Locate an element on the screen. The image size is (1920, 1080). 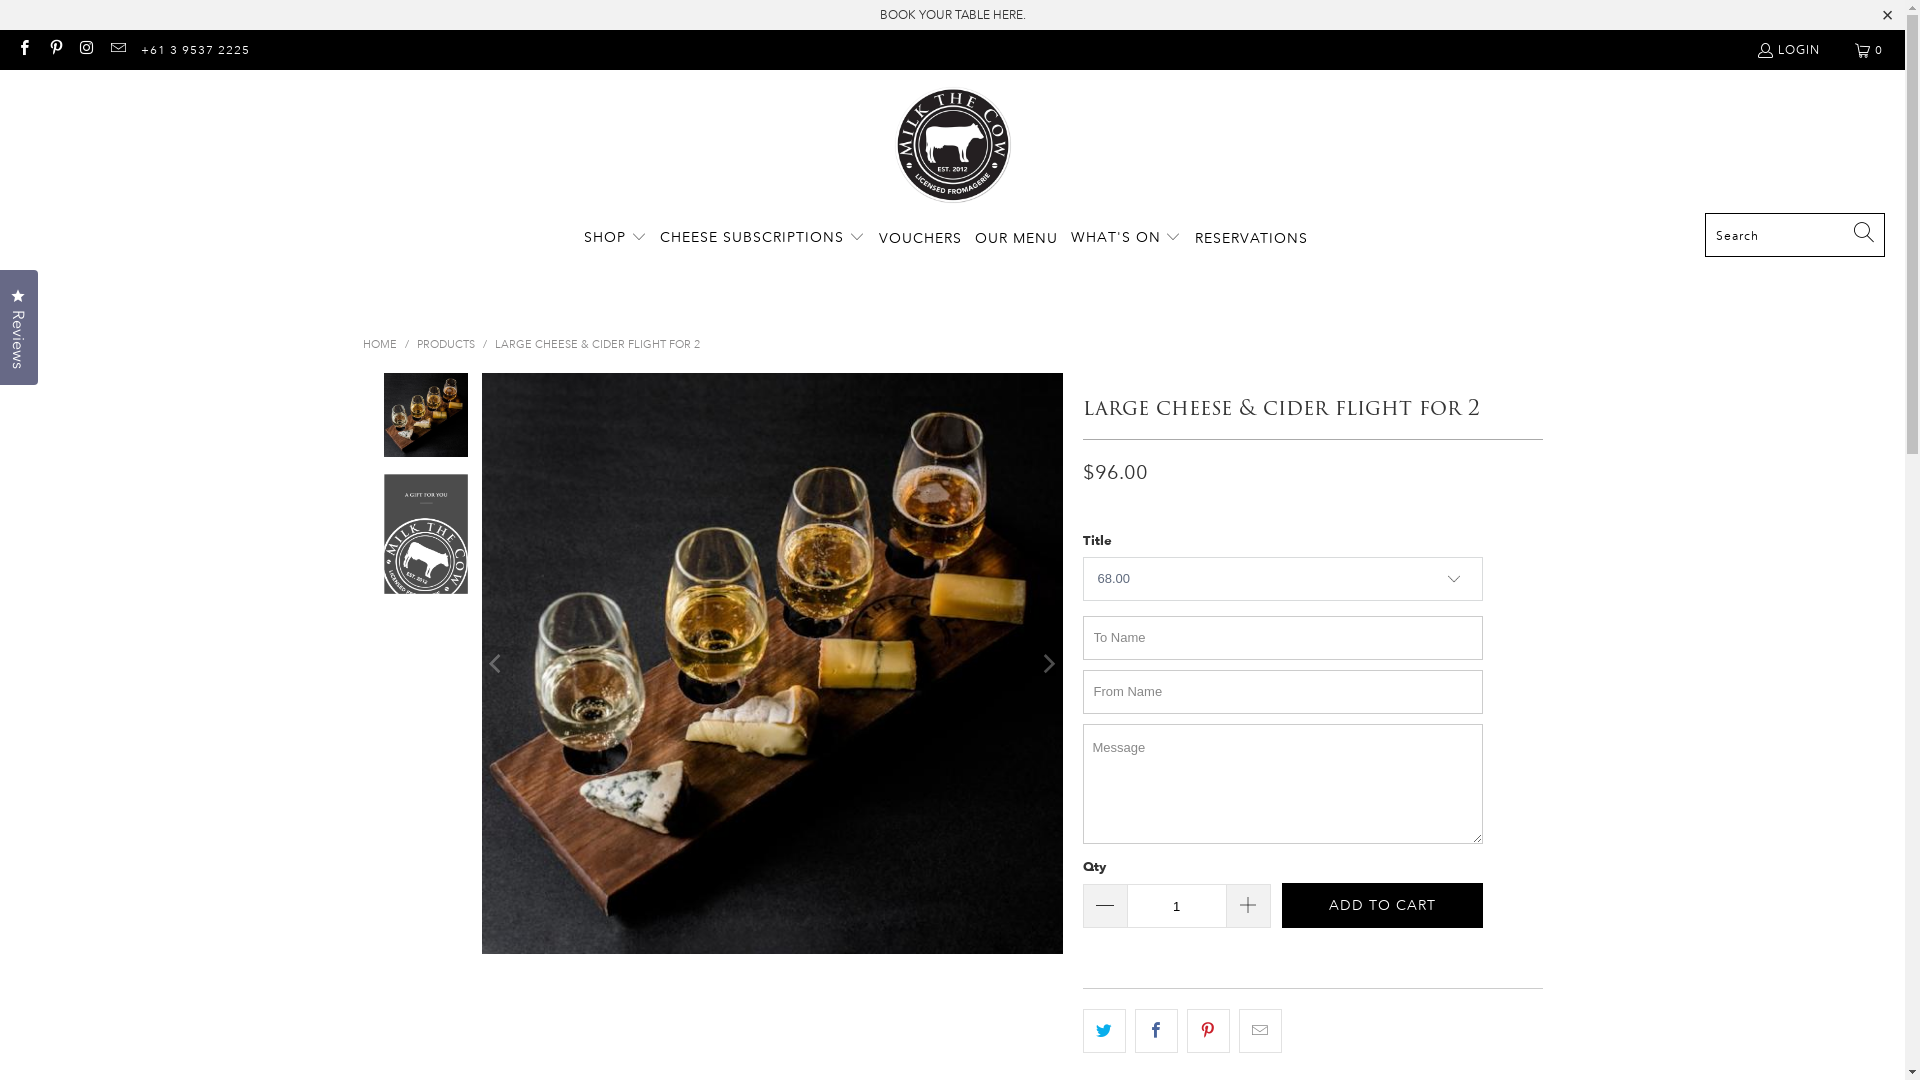
'Milk the Cow Licensed Fromagerie on Instagram' is located at coordinates (77, 48).